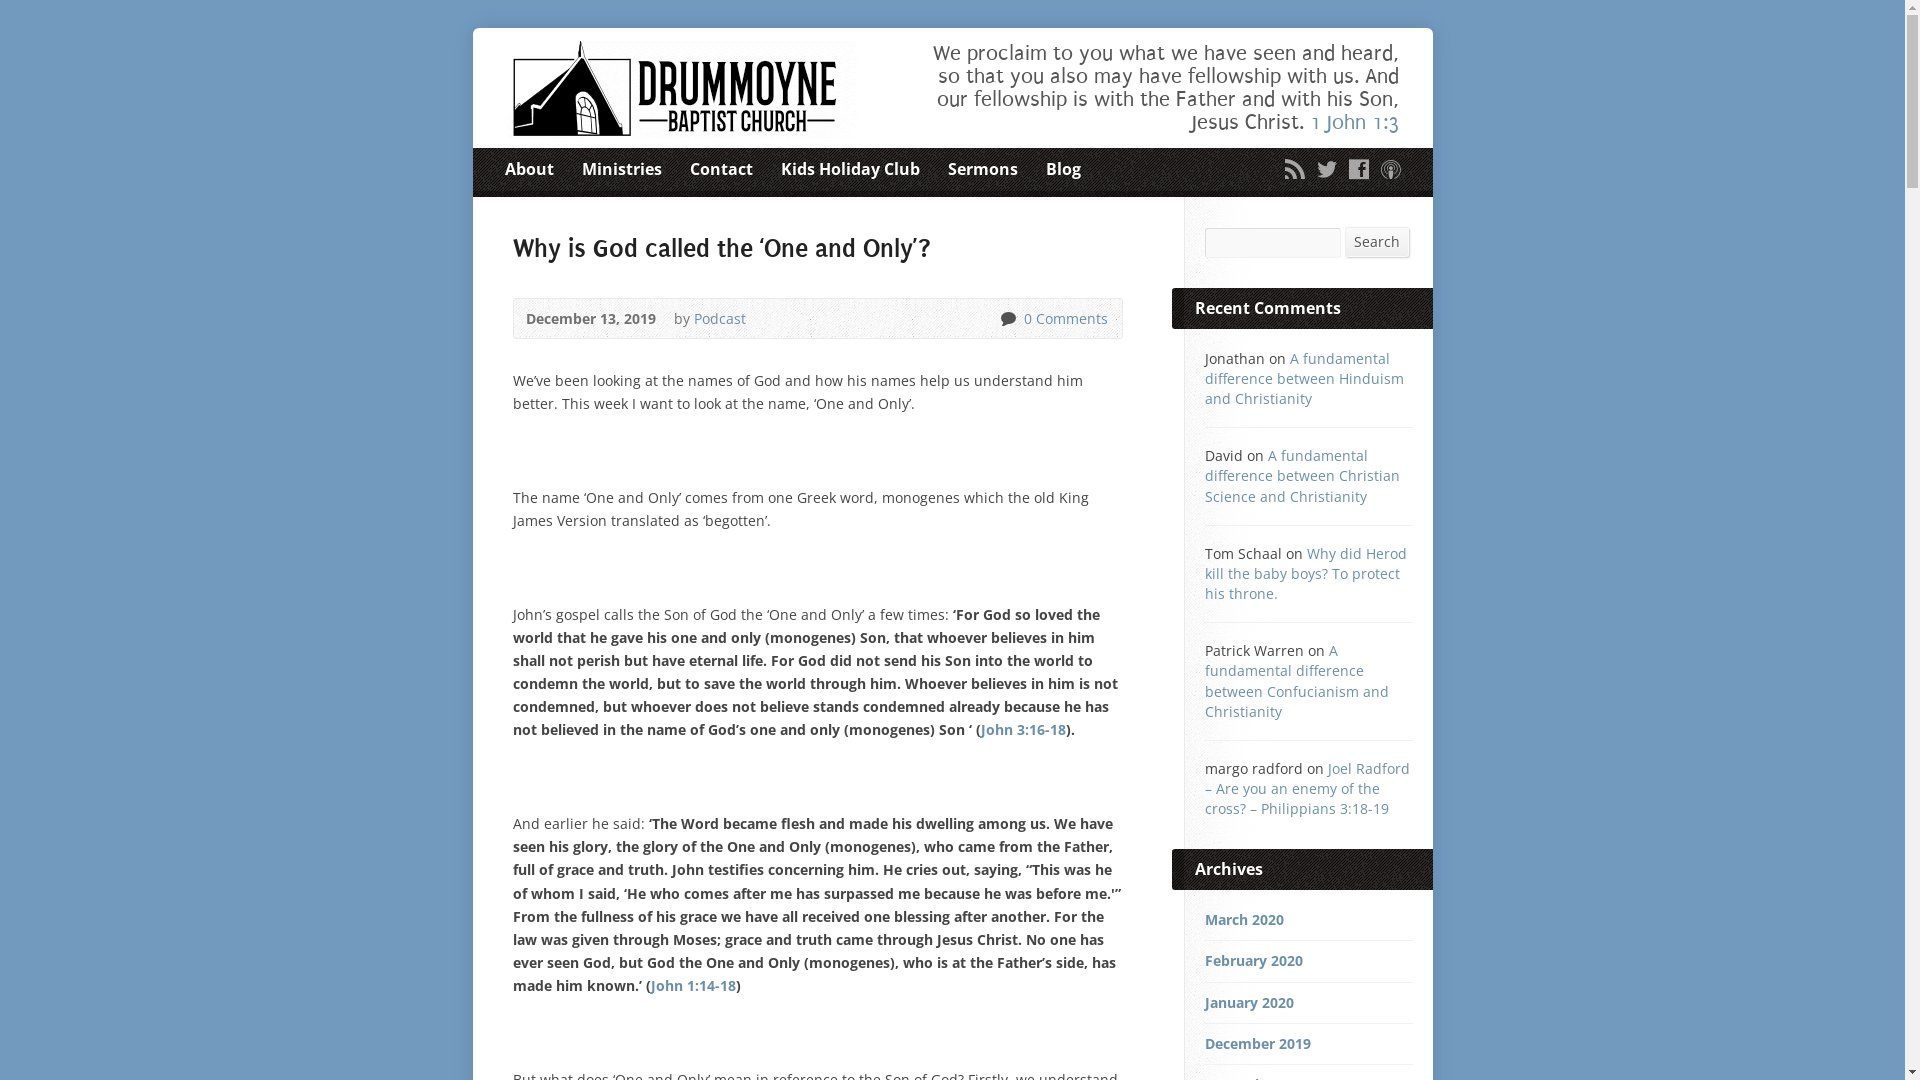  I want to click on 'Blog', so click(1045, 168).